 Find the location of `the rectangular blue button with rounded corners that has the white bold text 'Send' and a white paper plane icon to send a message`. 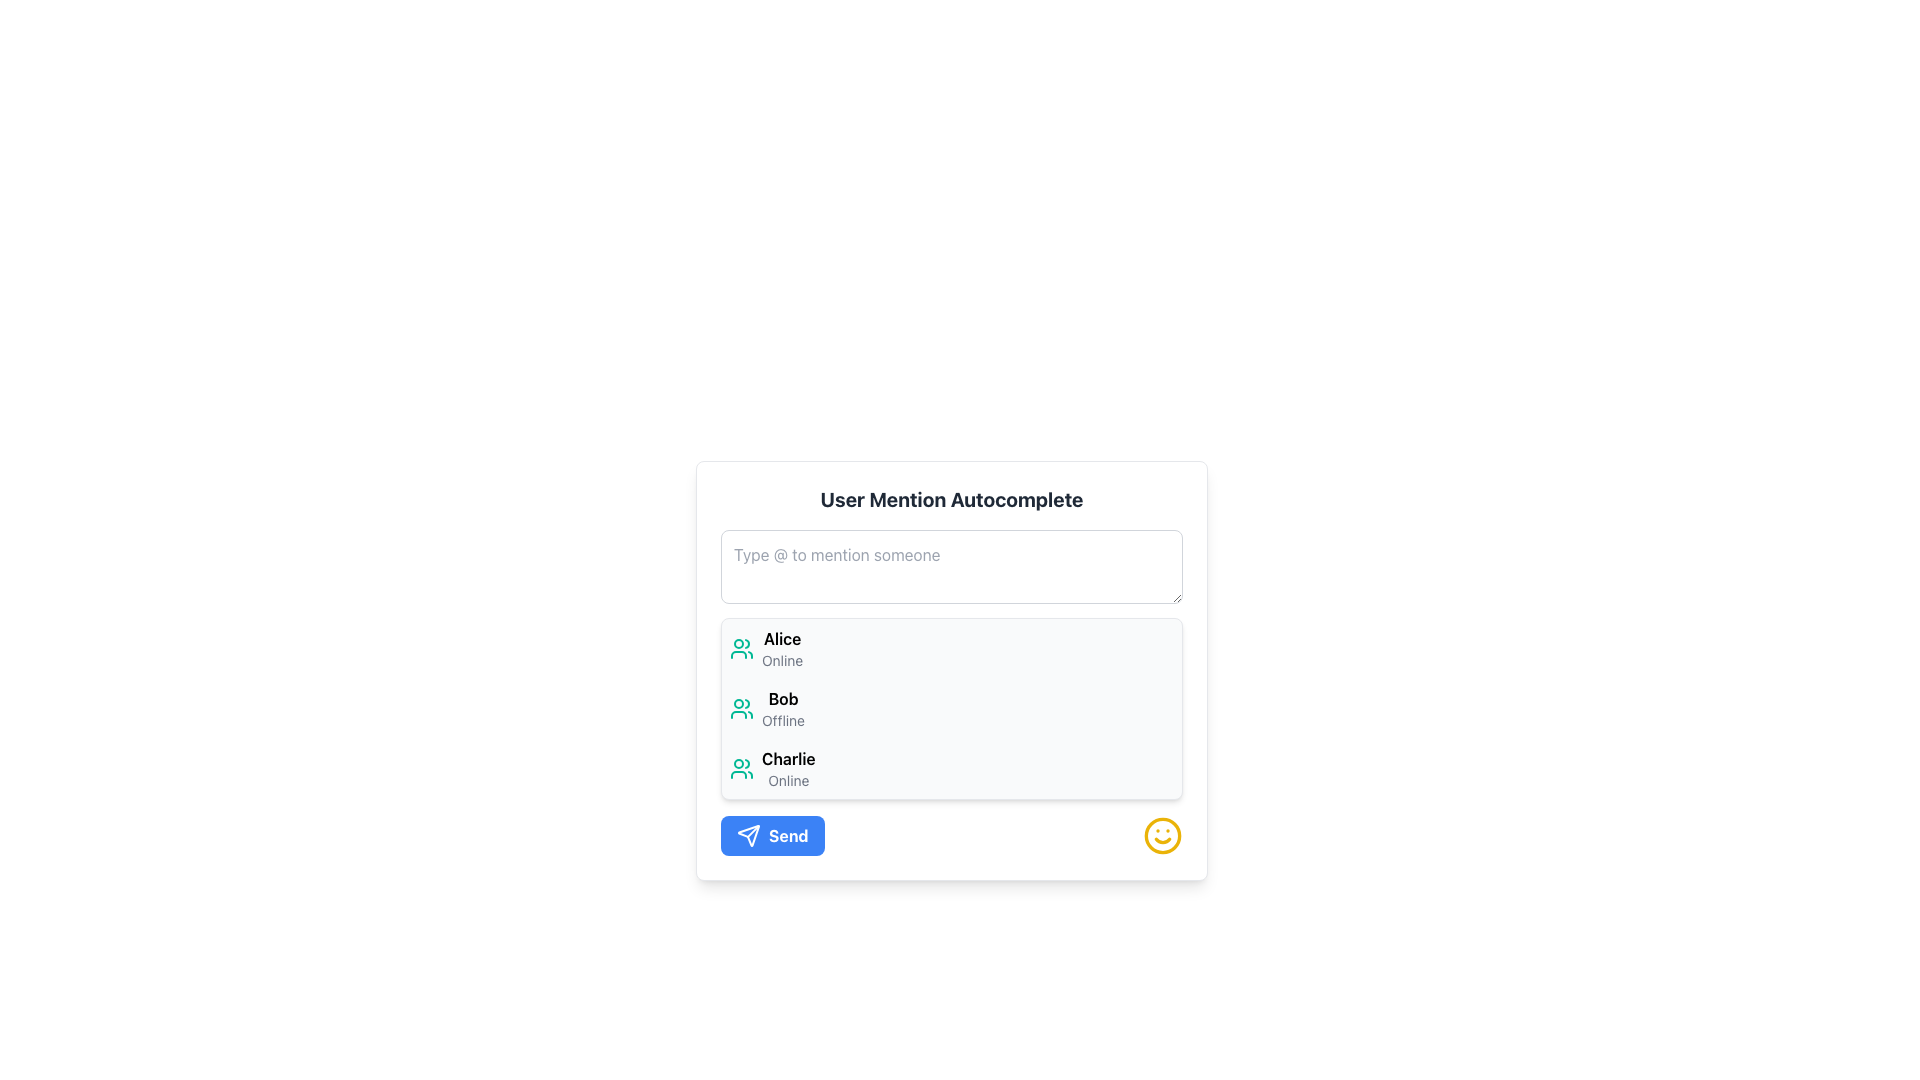

the rectangular blue button with rounded corners that has the white bold text 'Send' and a white paper plane icon to send a message is located at coordinates (771, 836).